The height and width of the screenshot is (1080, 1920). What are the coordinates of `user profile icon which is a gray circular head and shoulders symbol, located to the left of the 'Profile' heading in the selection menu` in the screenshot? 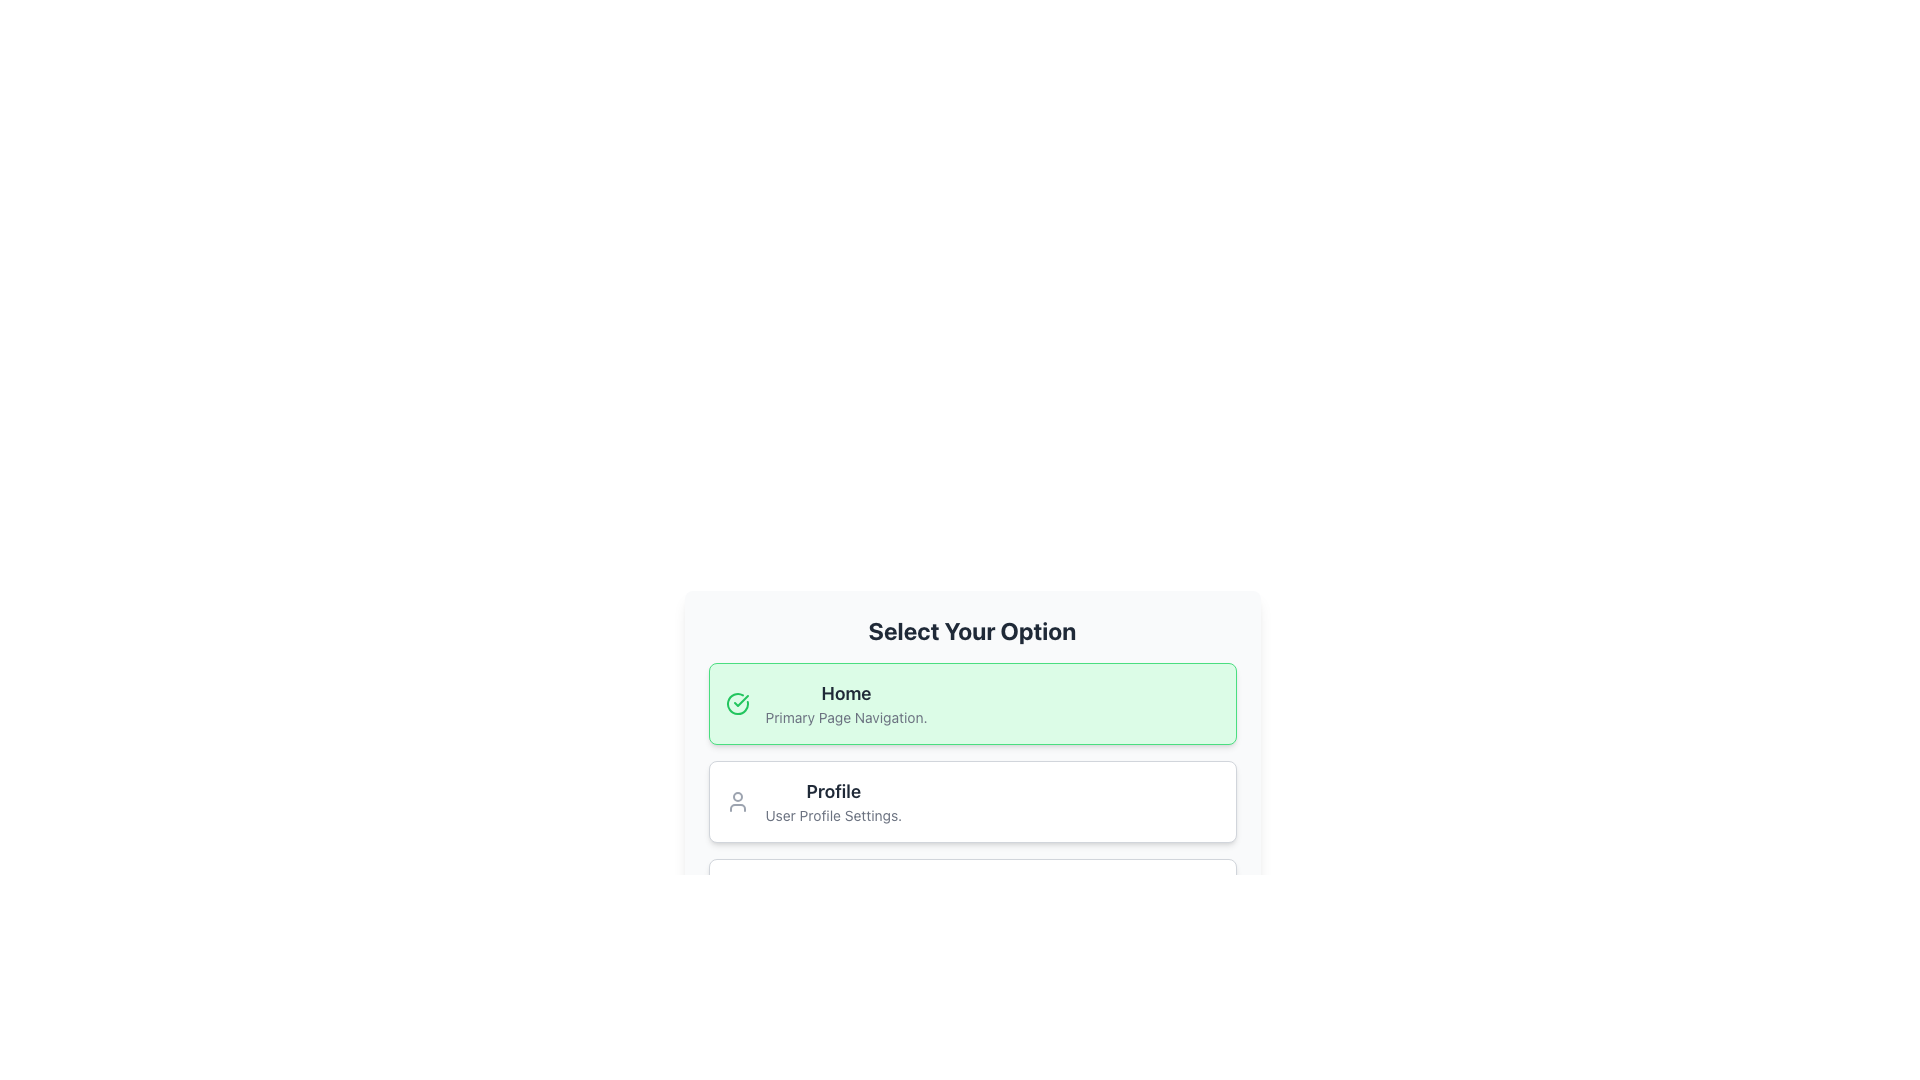 It's located at (736, 801).